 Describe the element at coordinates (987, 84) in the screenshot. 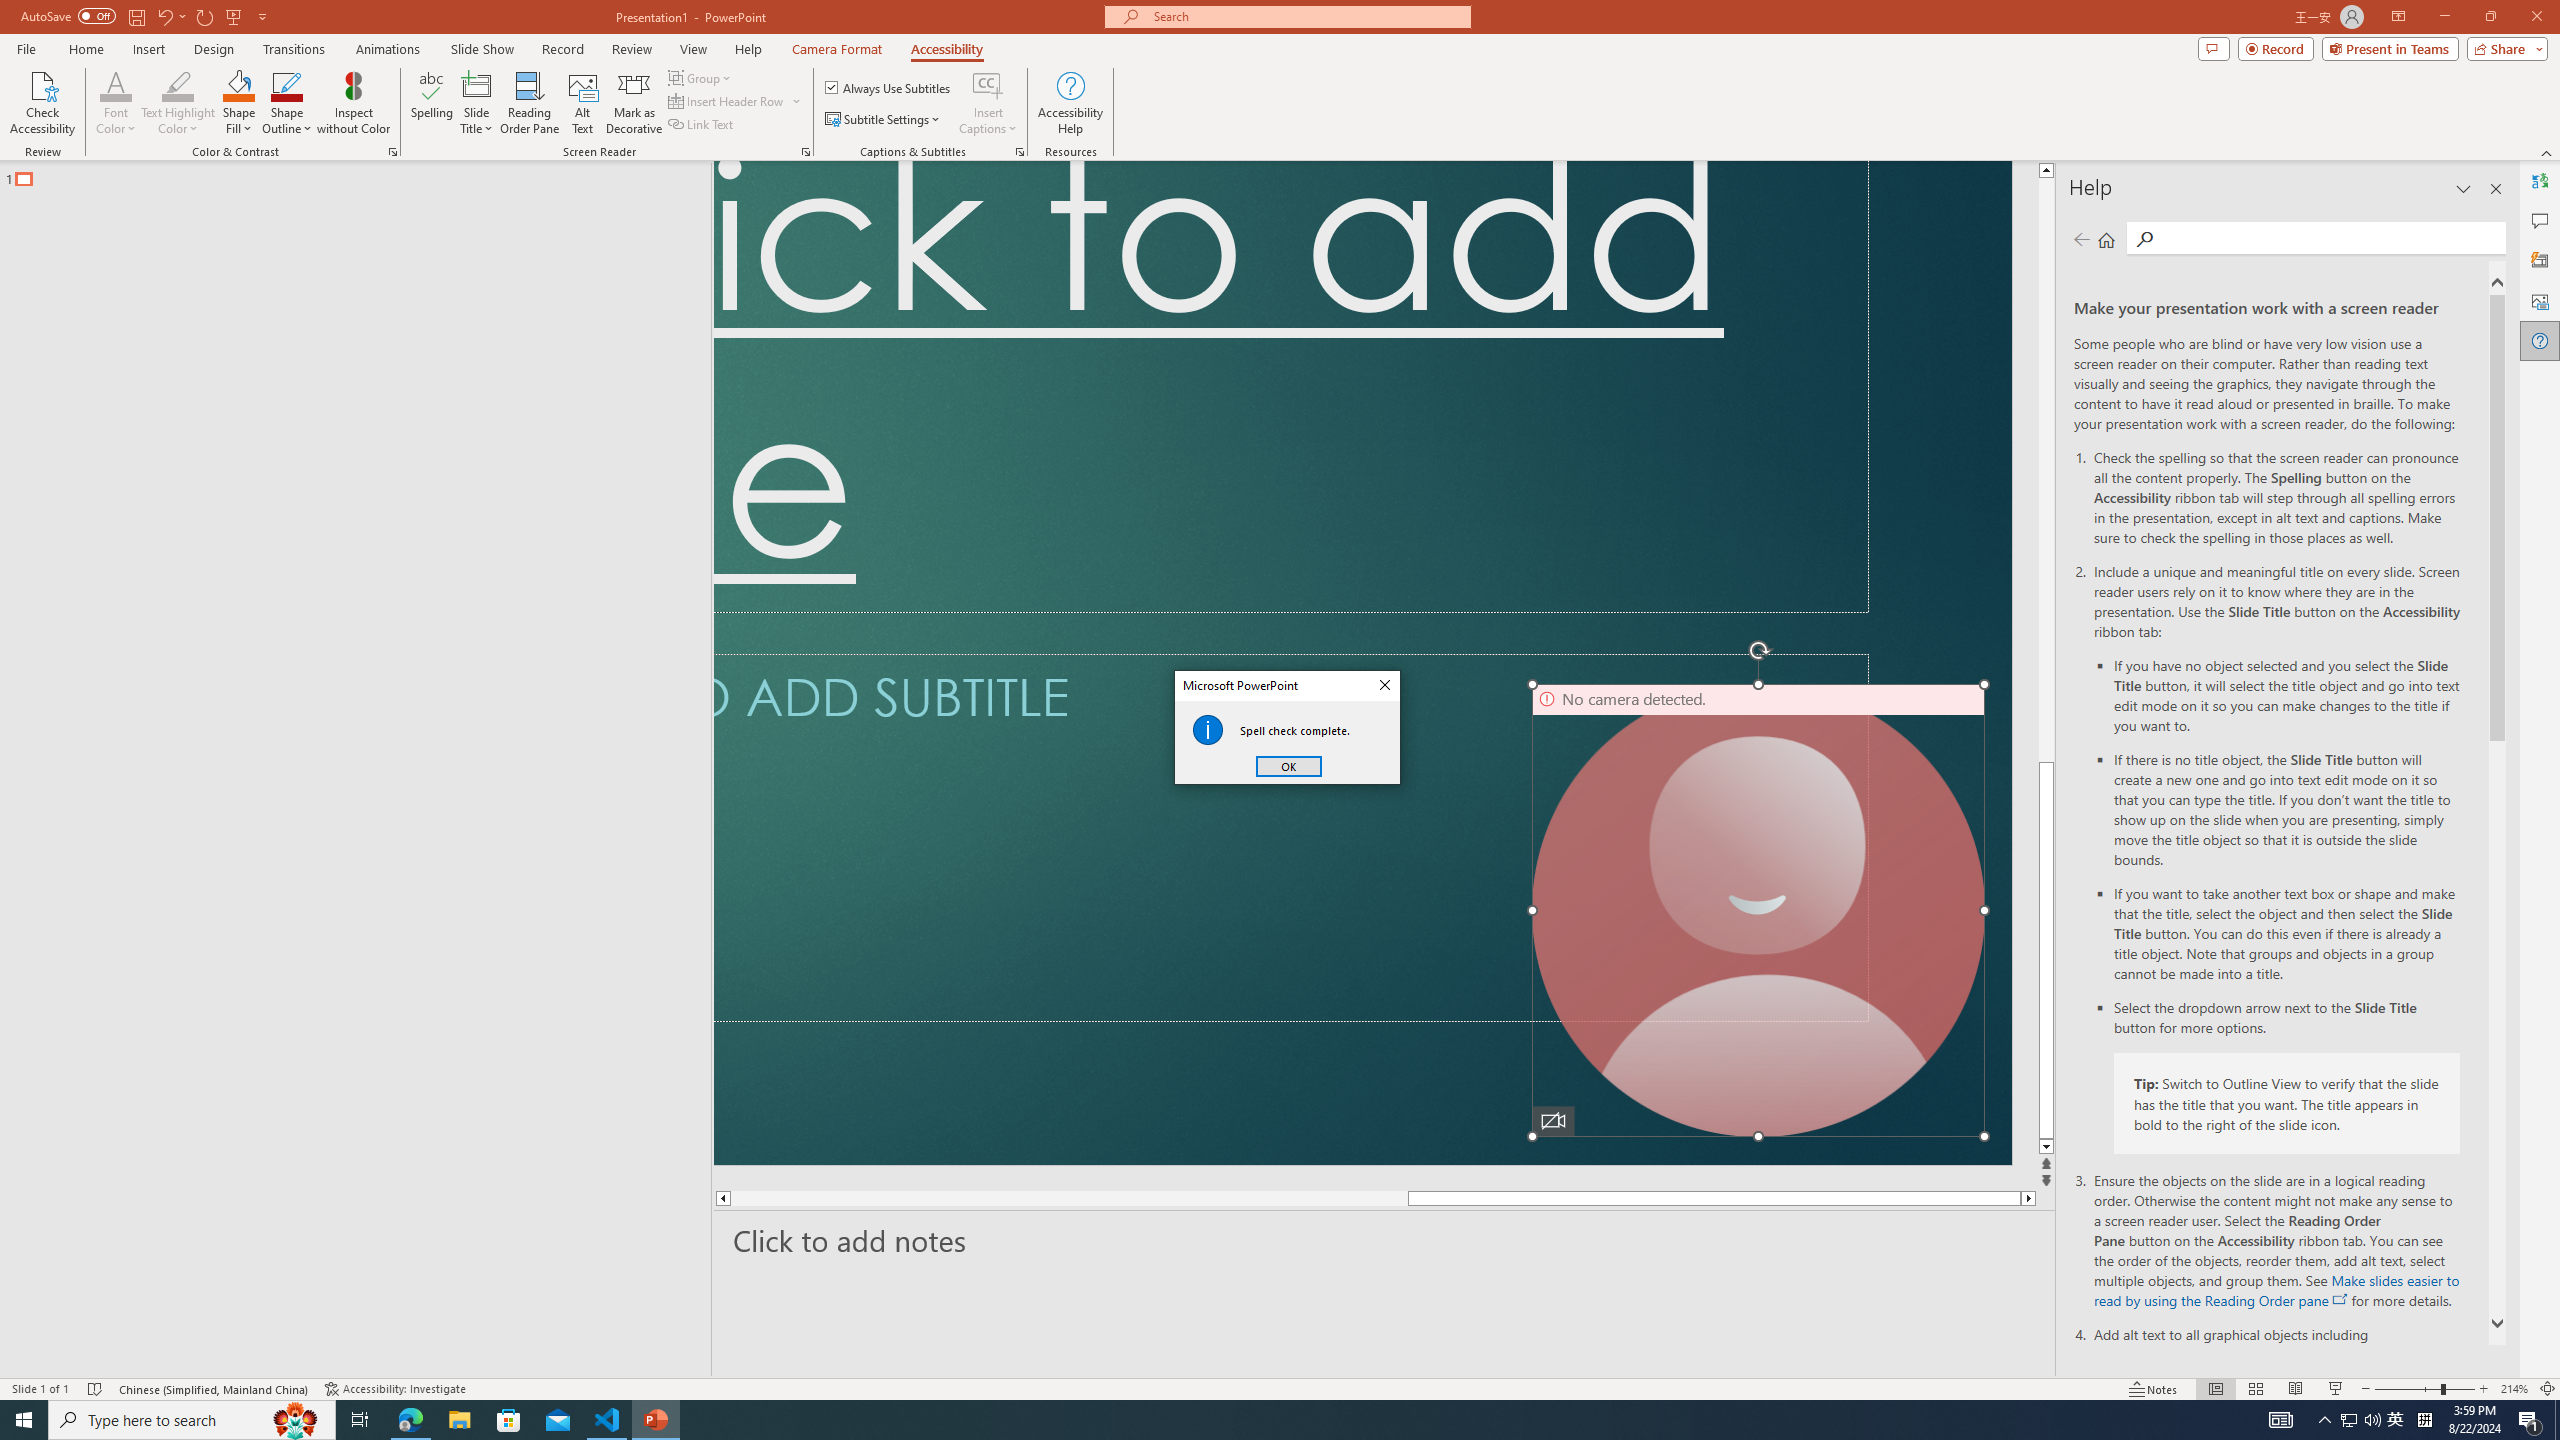

I see `'Insert Captions'` at that location.